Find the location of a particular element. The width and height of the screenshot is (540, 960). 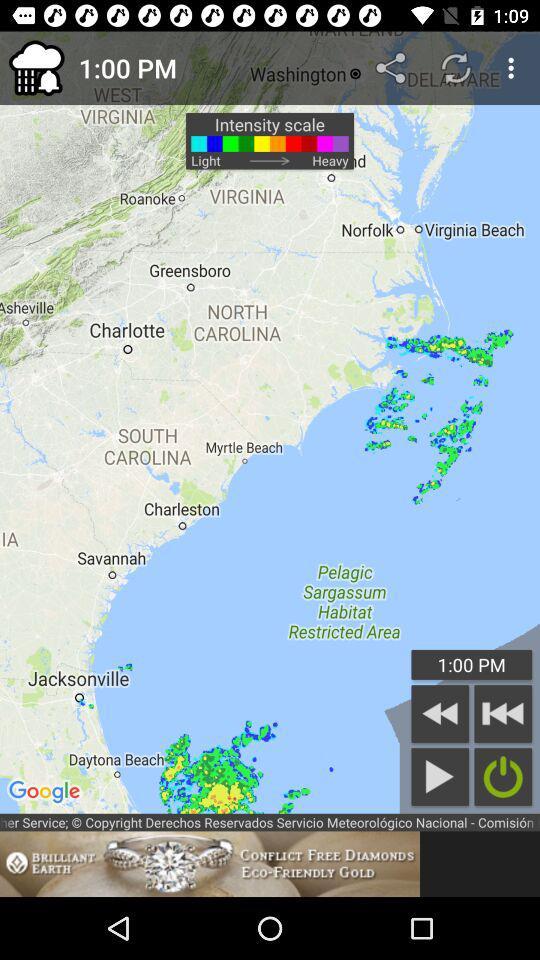

rewind rain forecast is located at coordinates (440, 713).